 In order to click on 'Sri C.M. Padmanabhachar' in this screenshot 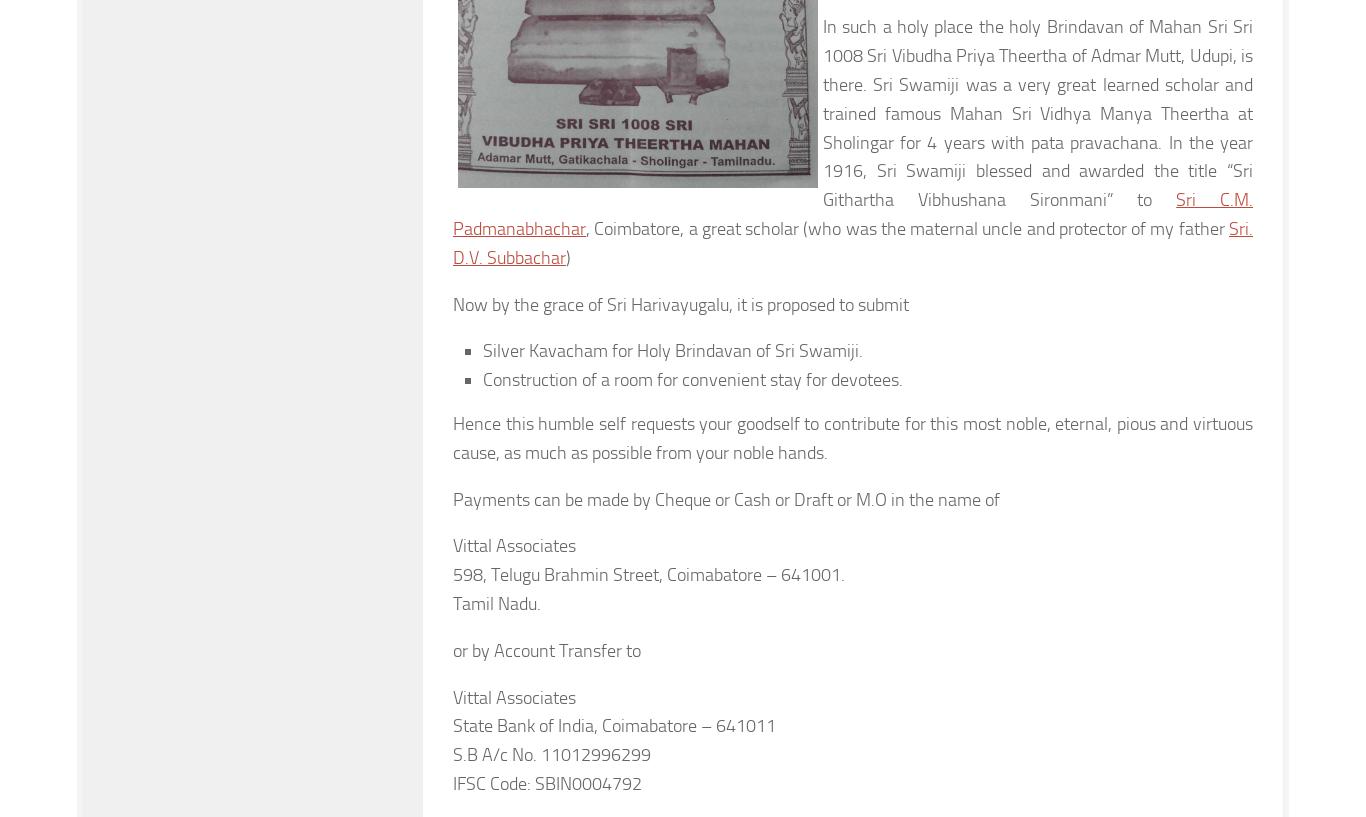, I will do `click(852, 213)`.